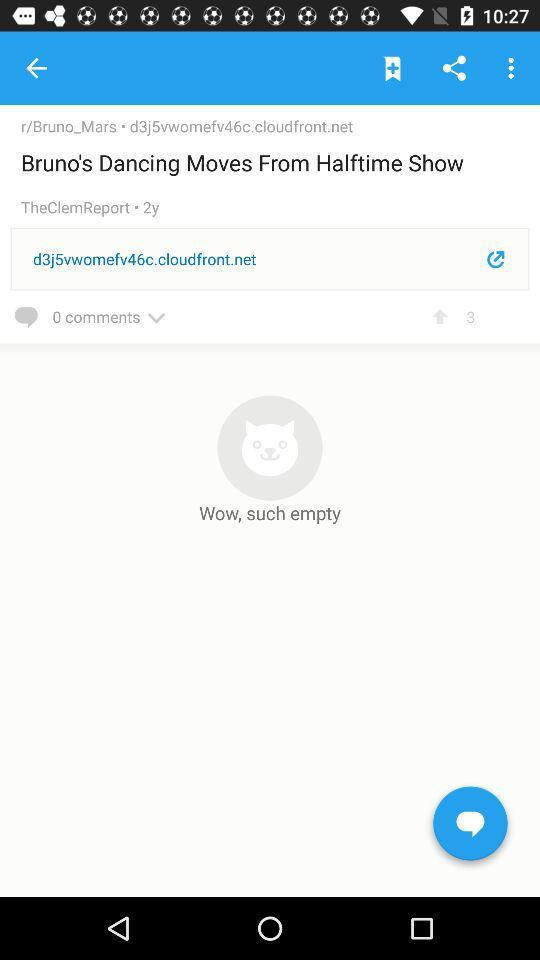  What do you see at coordinates (74, 125) in the screenshot?
I see `the icon next to the d3j5vwomefv46c.cloudfront.net item` at bounding box center [74, 125].